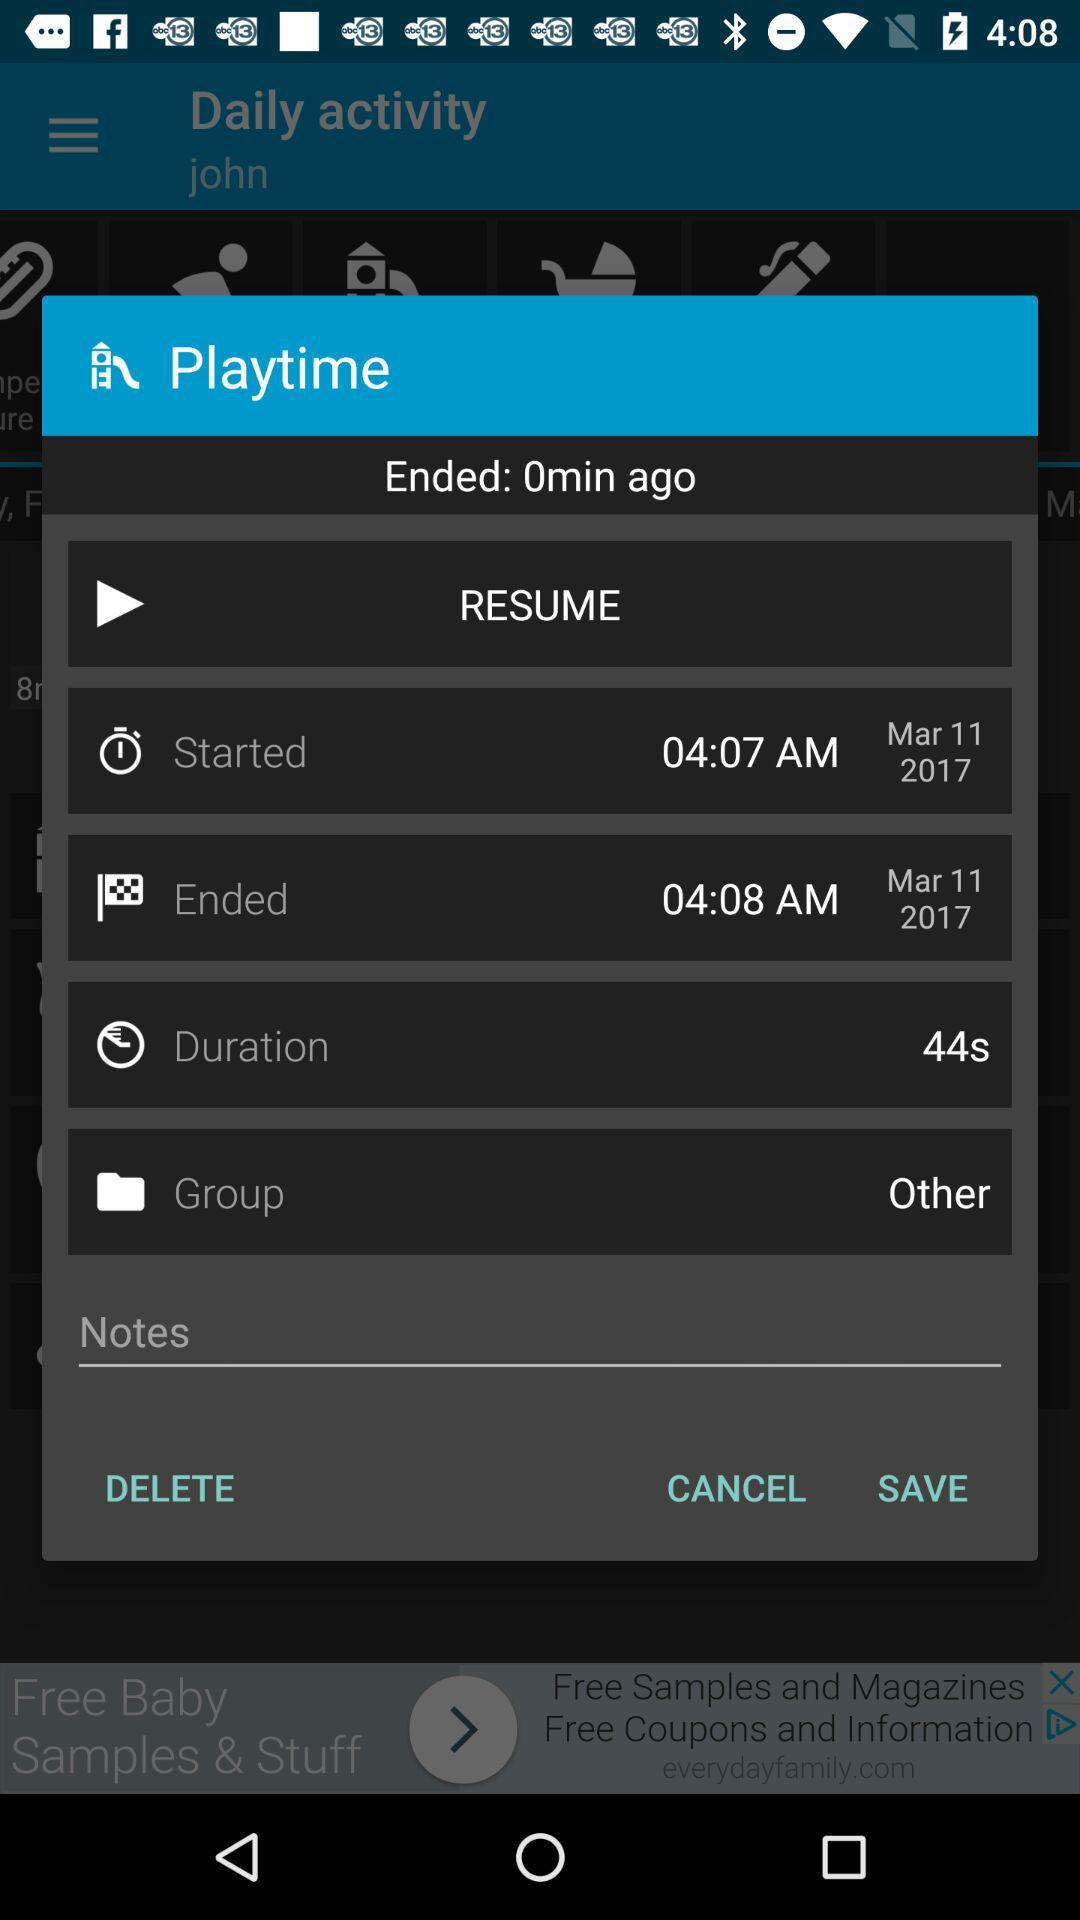 The height and width of the screenshot is (1920, 1080). I want to click on the delete icon, so click(168, 1487).